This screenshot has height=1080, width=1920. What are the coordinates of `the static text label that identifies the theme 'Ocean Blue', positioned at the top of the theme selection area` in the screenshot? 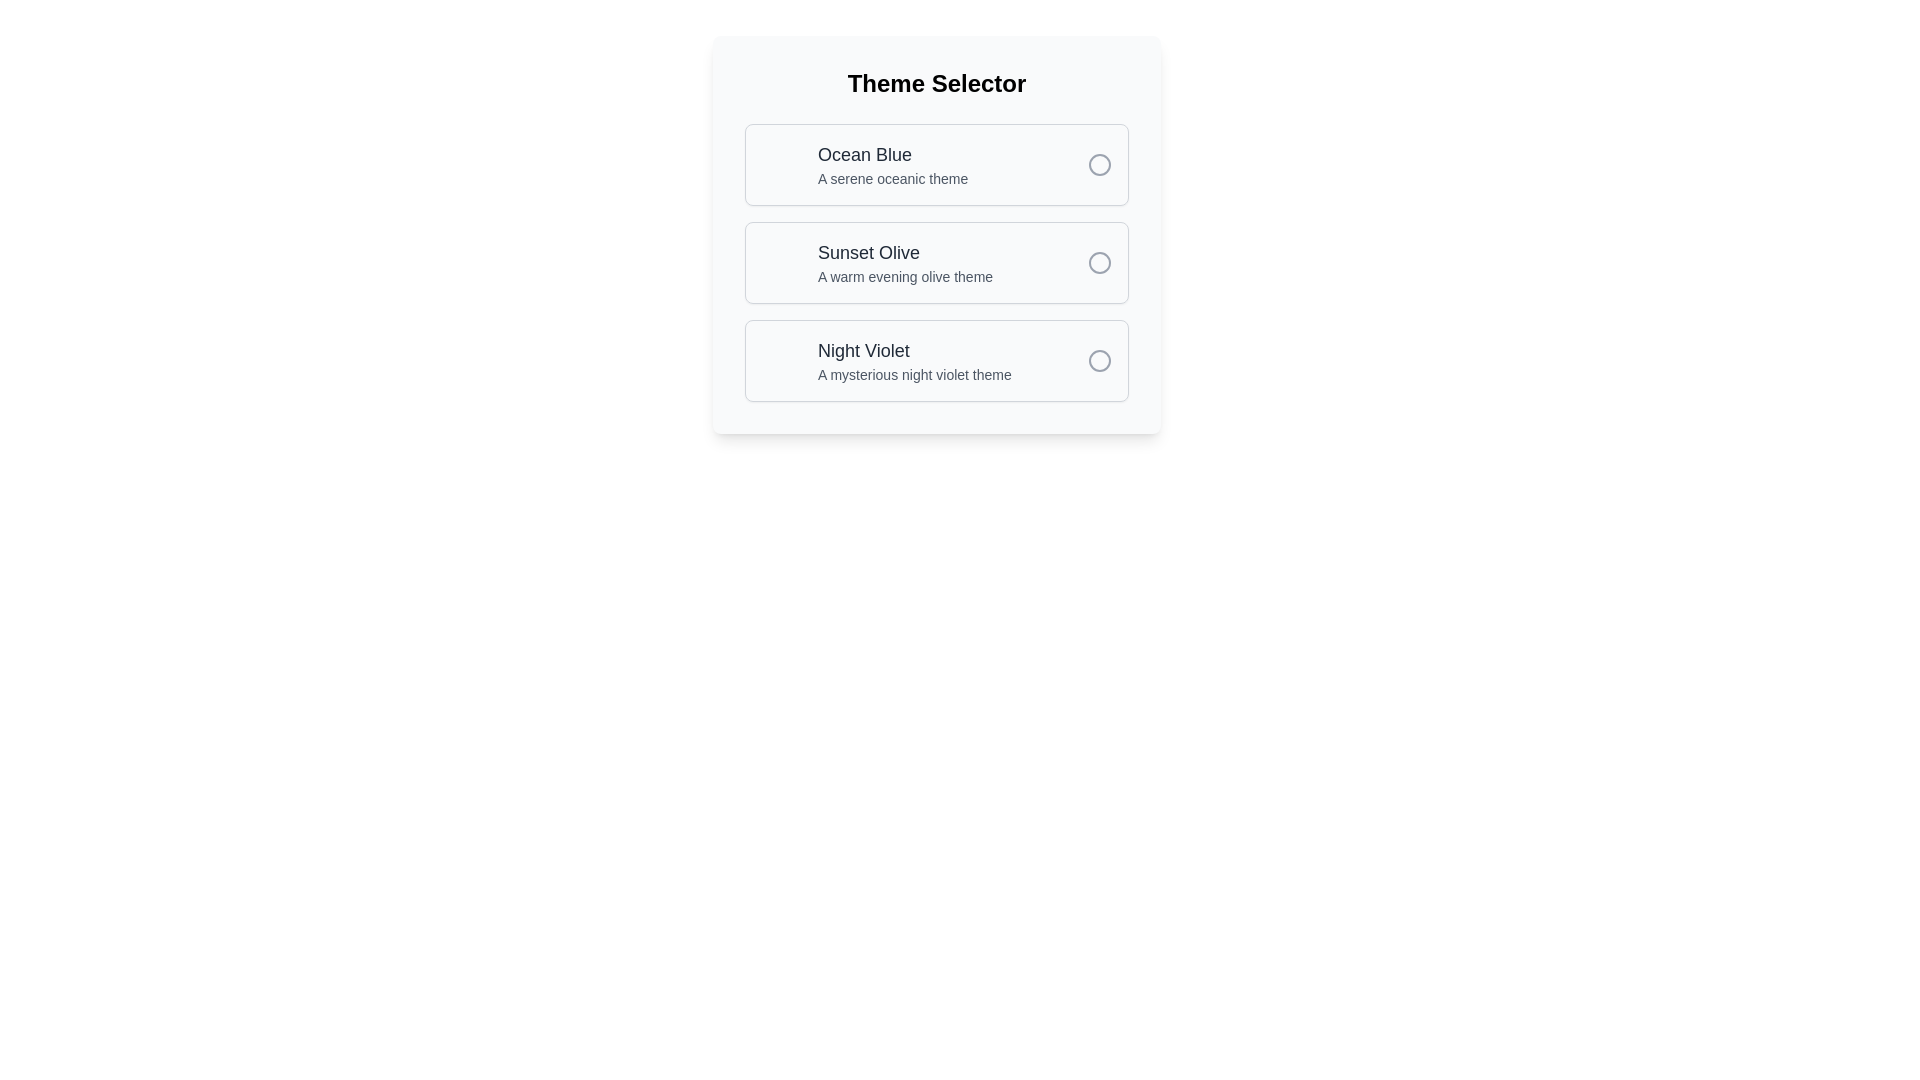 It's located at (892, 153).